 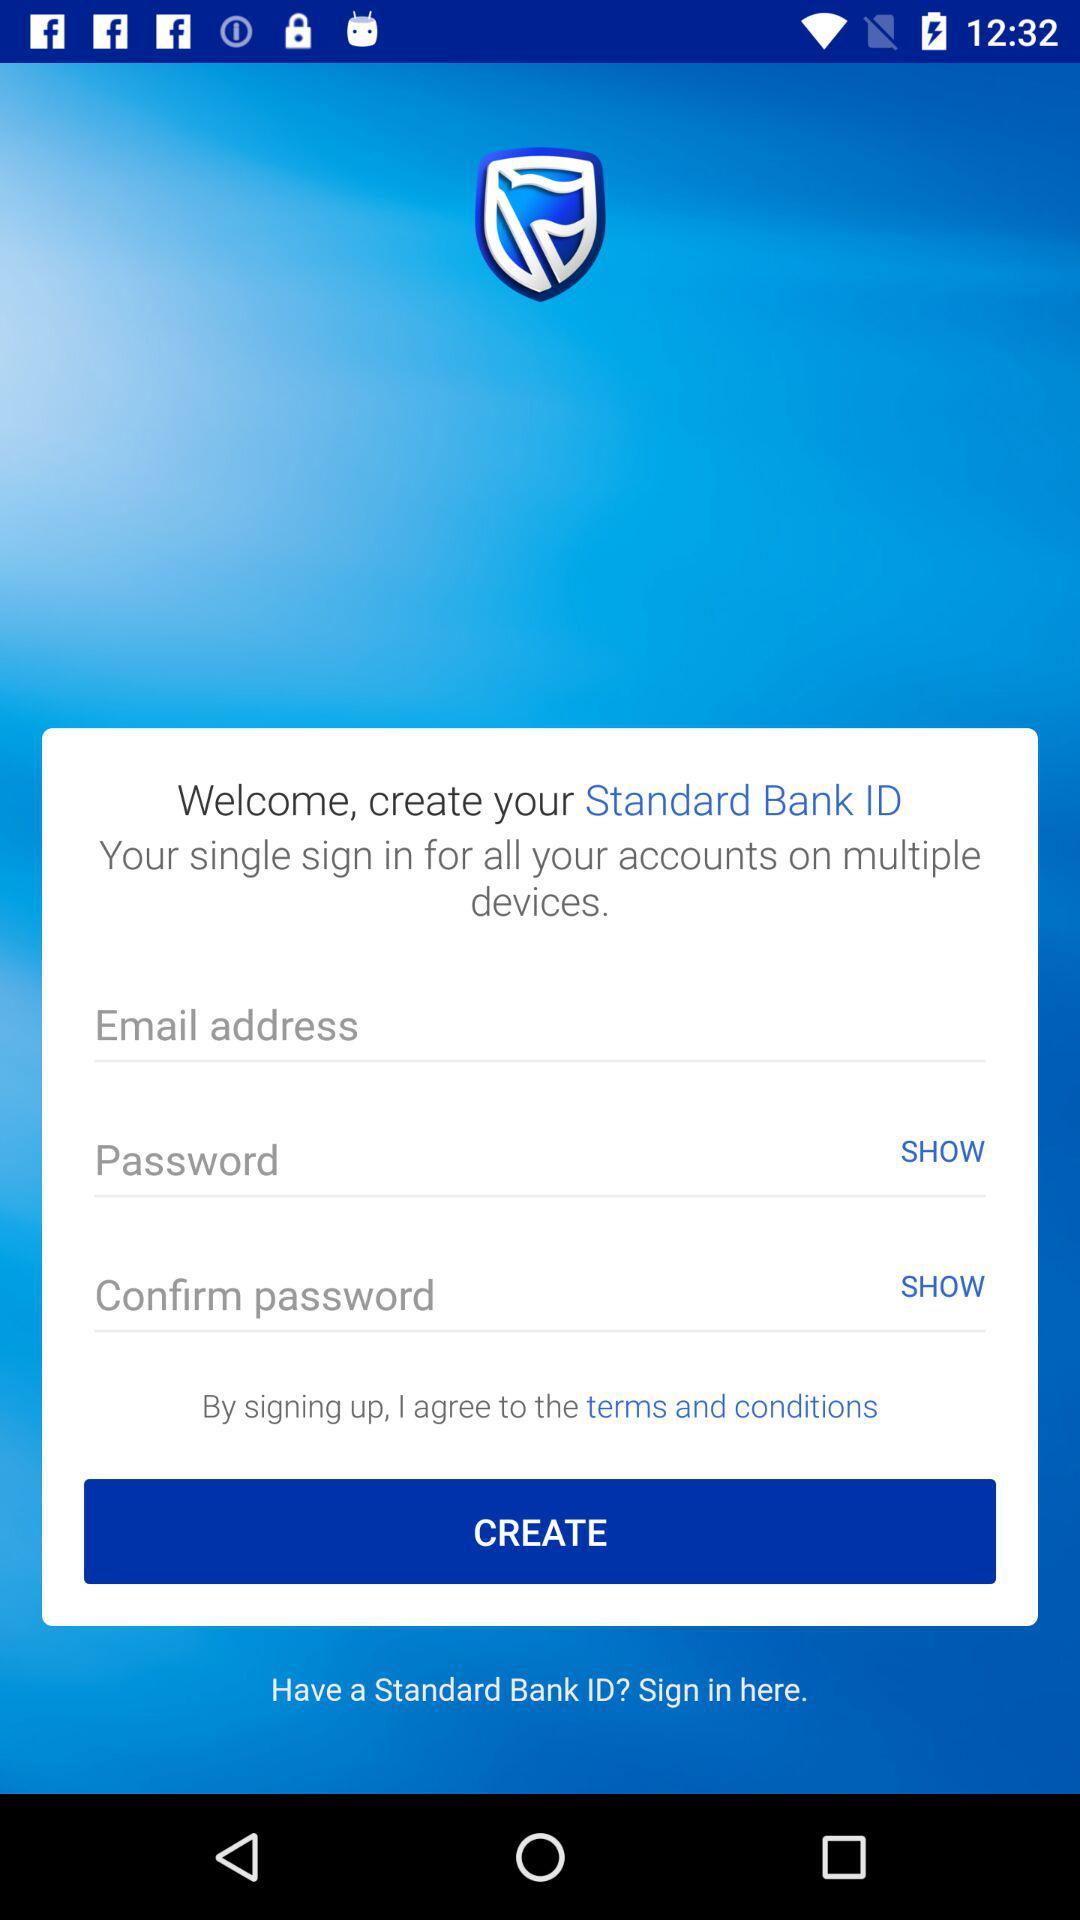 I want to click on password, so click(x=540, y=1164).